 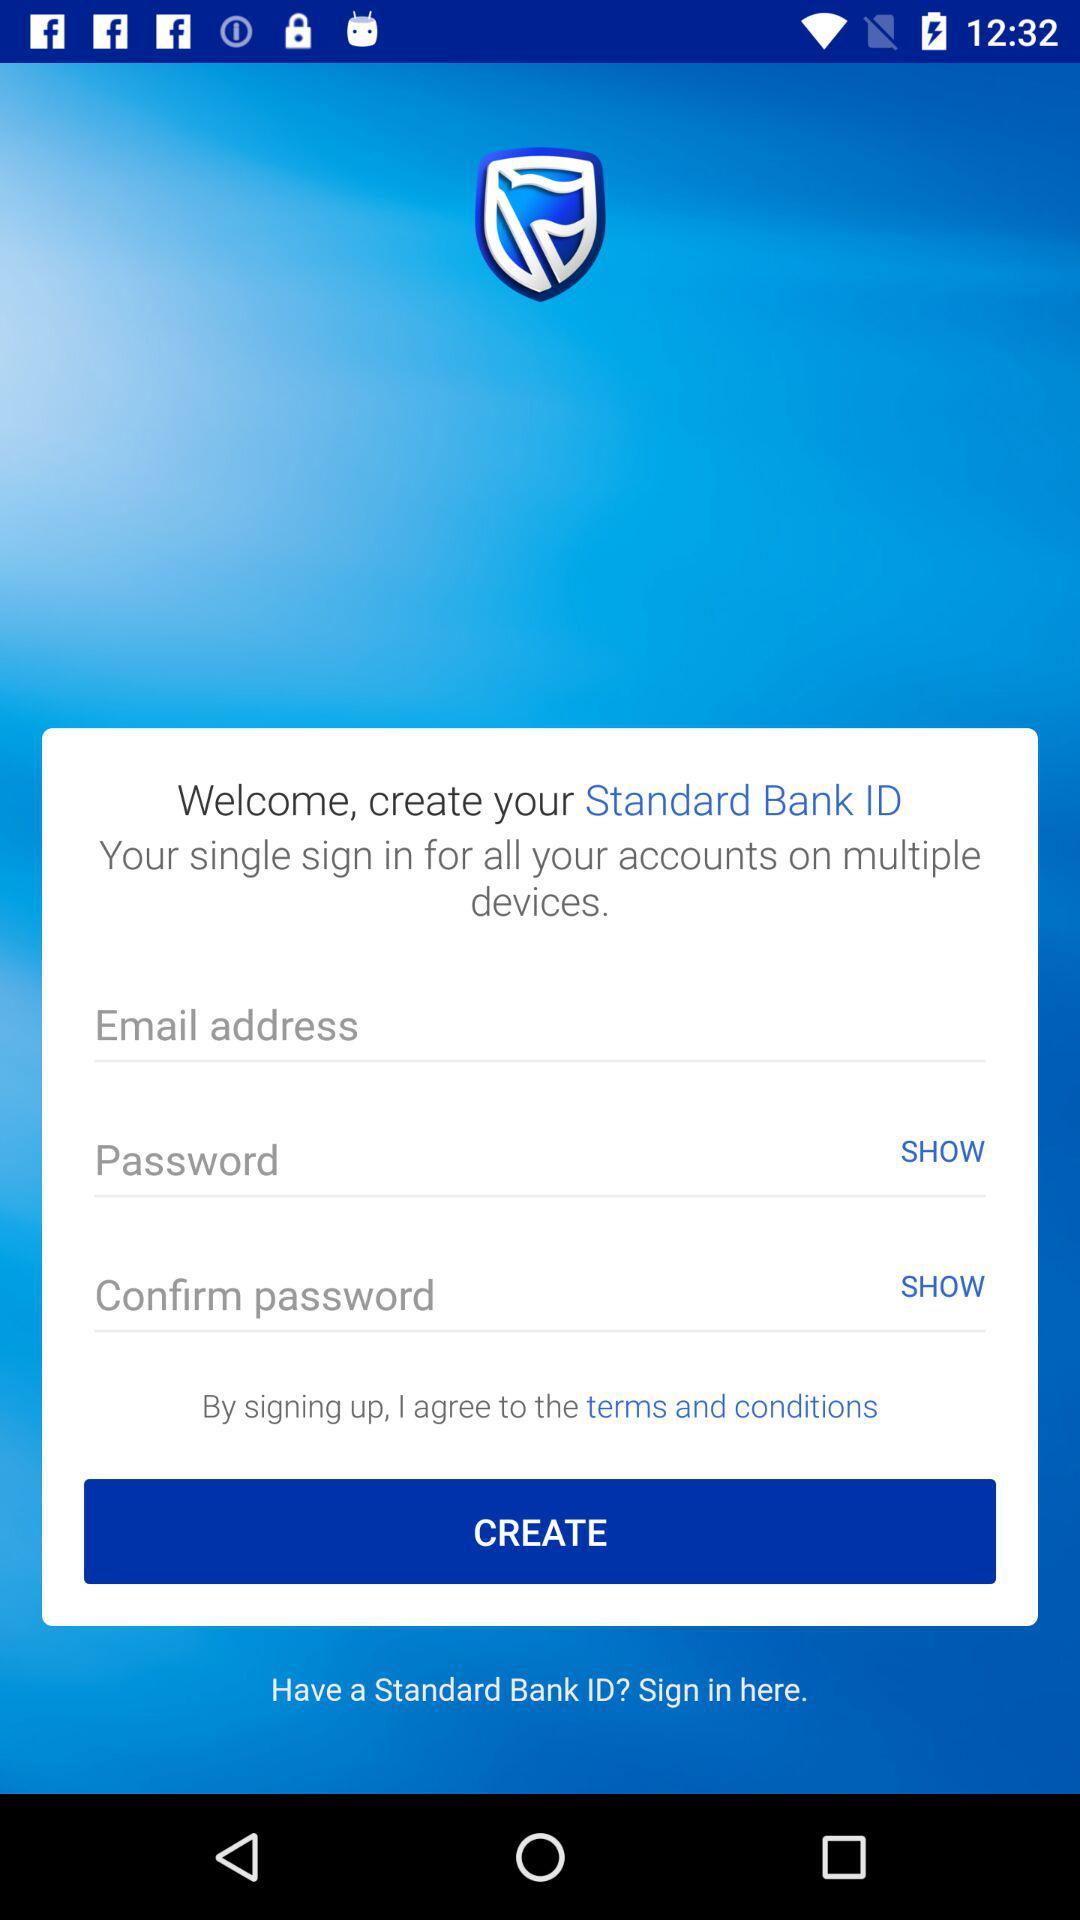 I want to click on password, so click(x=540, y=1164).